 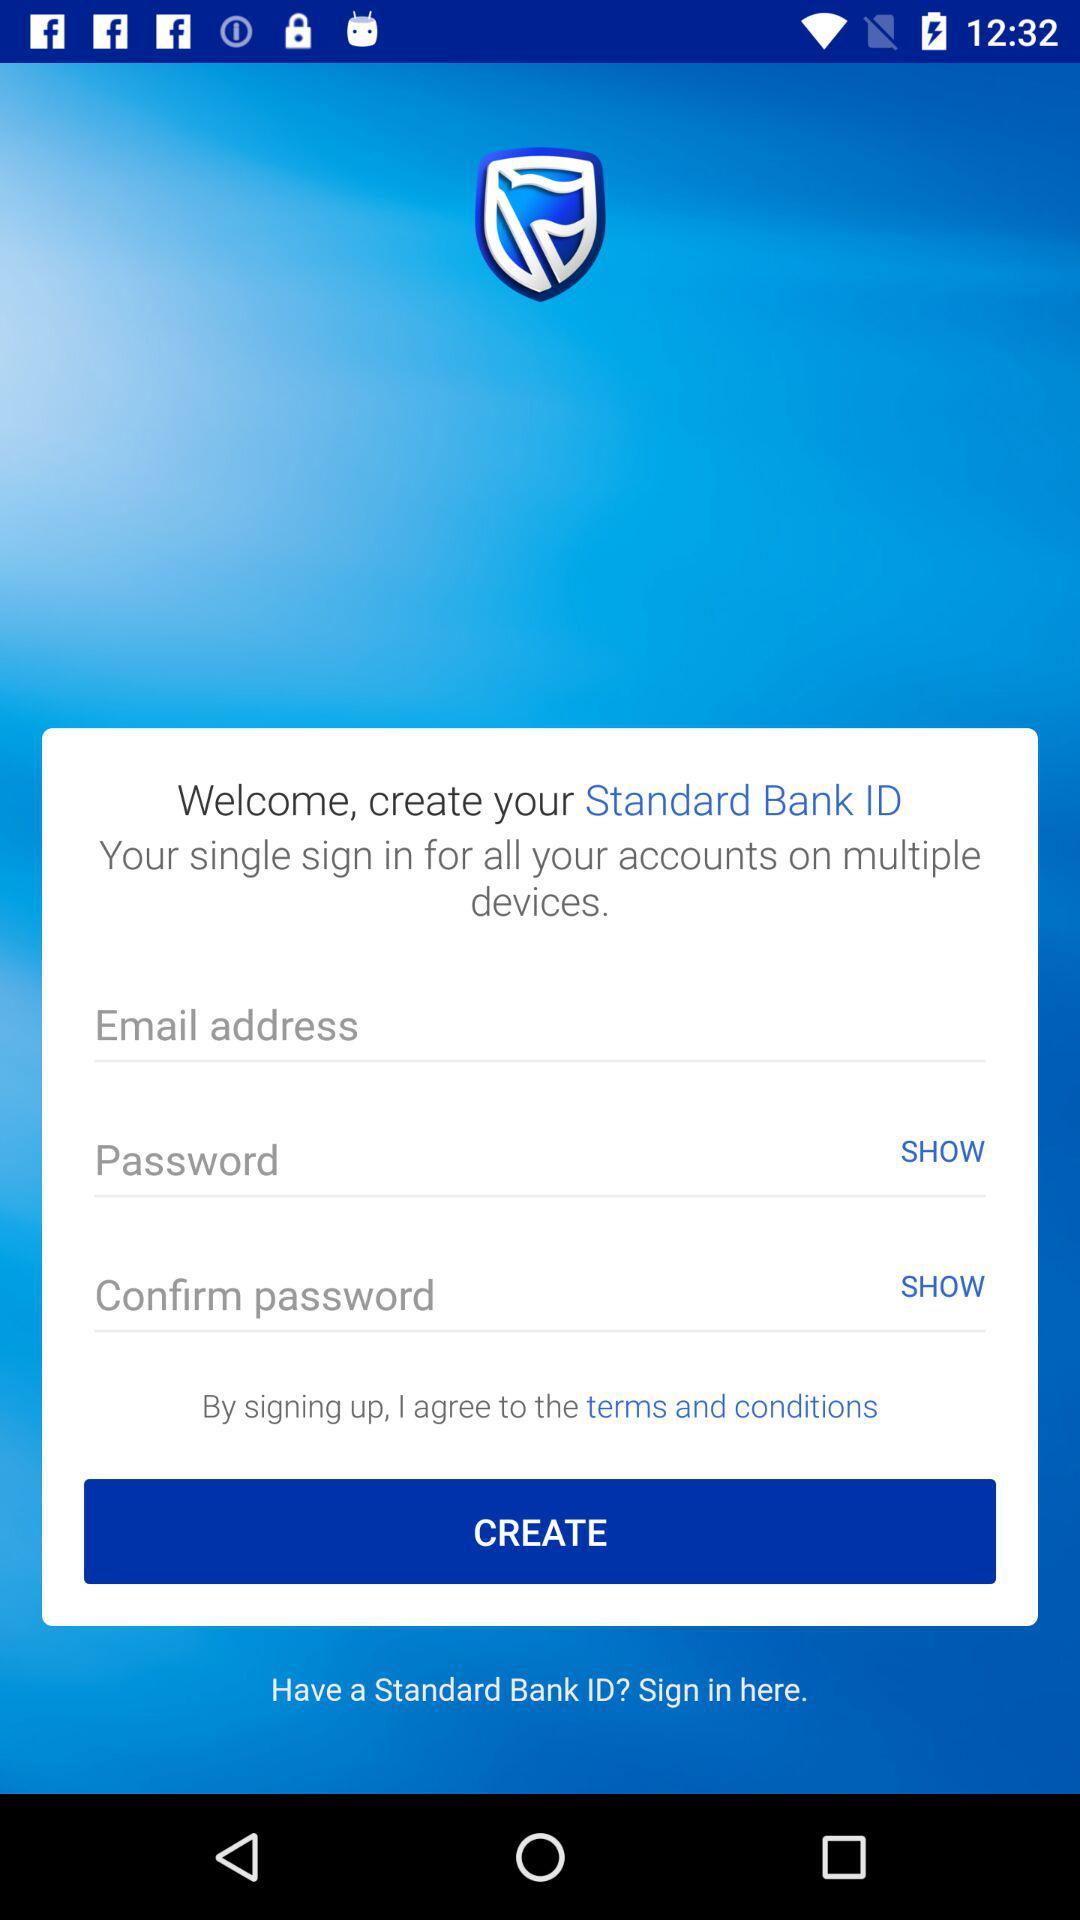 I want to click on password, so click(x=540, y=1164).